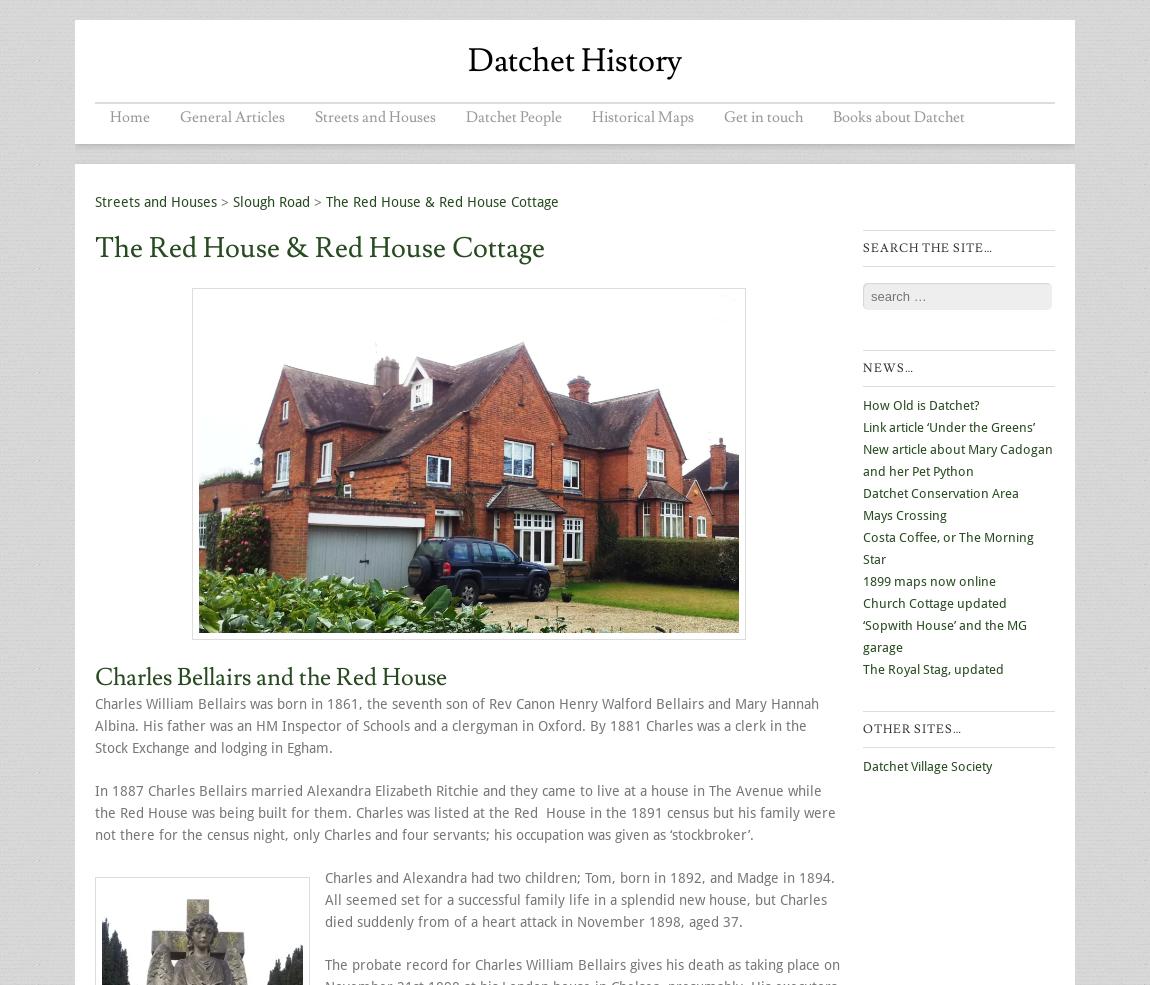 The width and height of the screenshot is (1150, 985). What do you see at coordinates (905, 515) in the screenshot?
I see `'Mays Crossing'` at bounding box center [905, 515].